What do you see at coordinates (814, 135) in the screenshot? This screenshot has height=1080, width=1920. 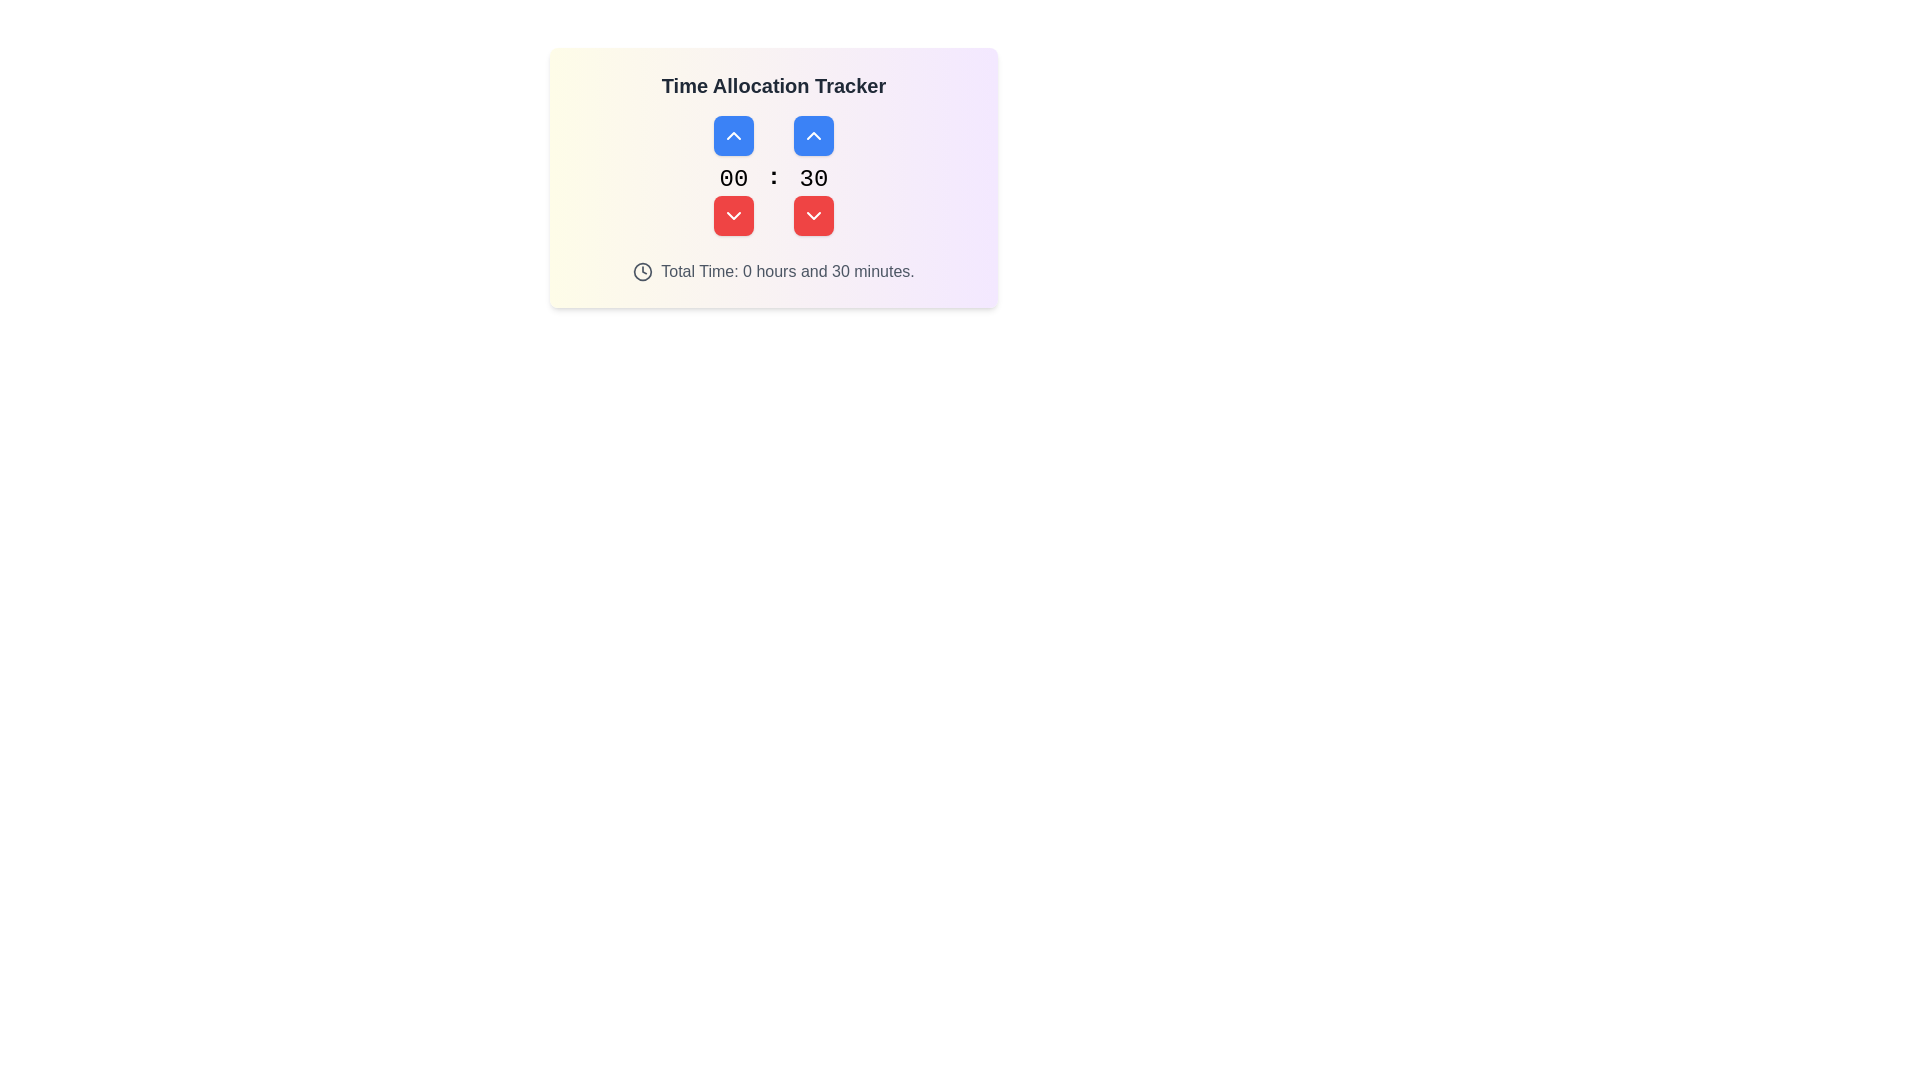 I see `the blue button with rounded corners and a white upward-pointing chevron icon located above the number '30' in the 'Time Allocation Tracker' section to increment the associated value` at bounding box center [814, 135].